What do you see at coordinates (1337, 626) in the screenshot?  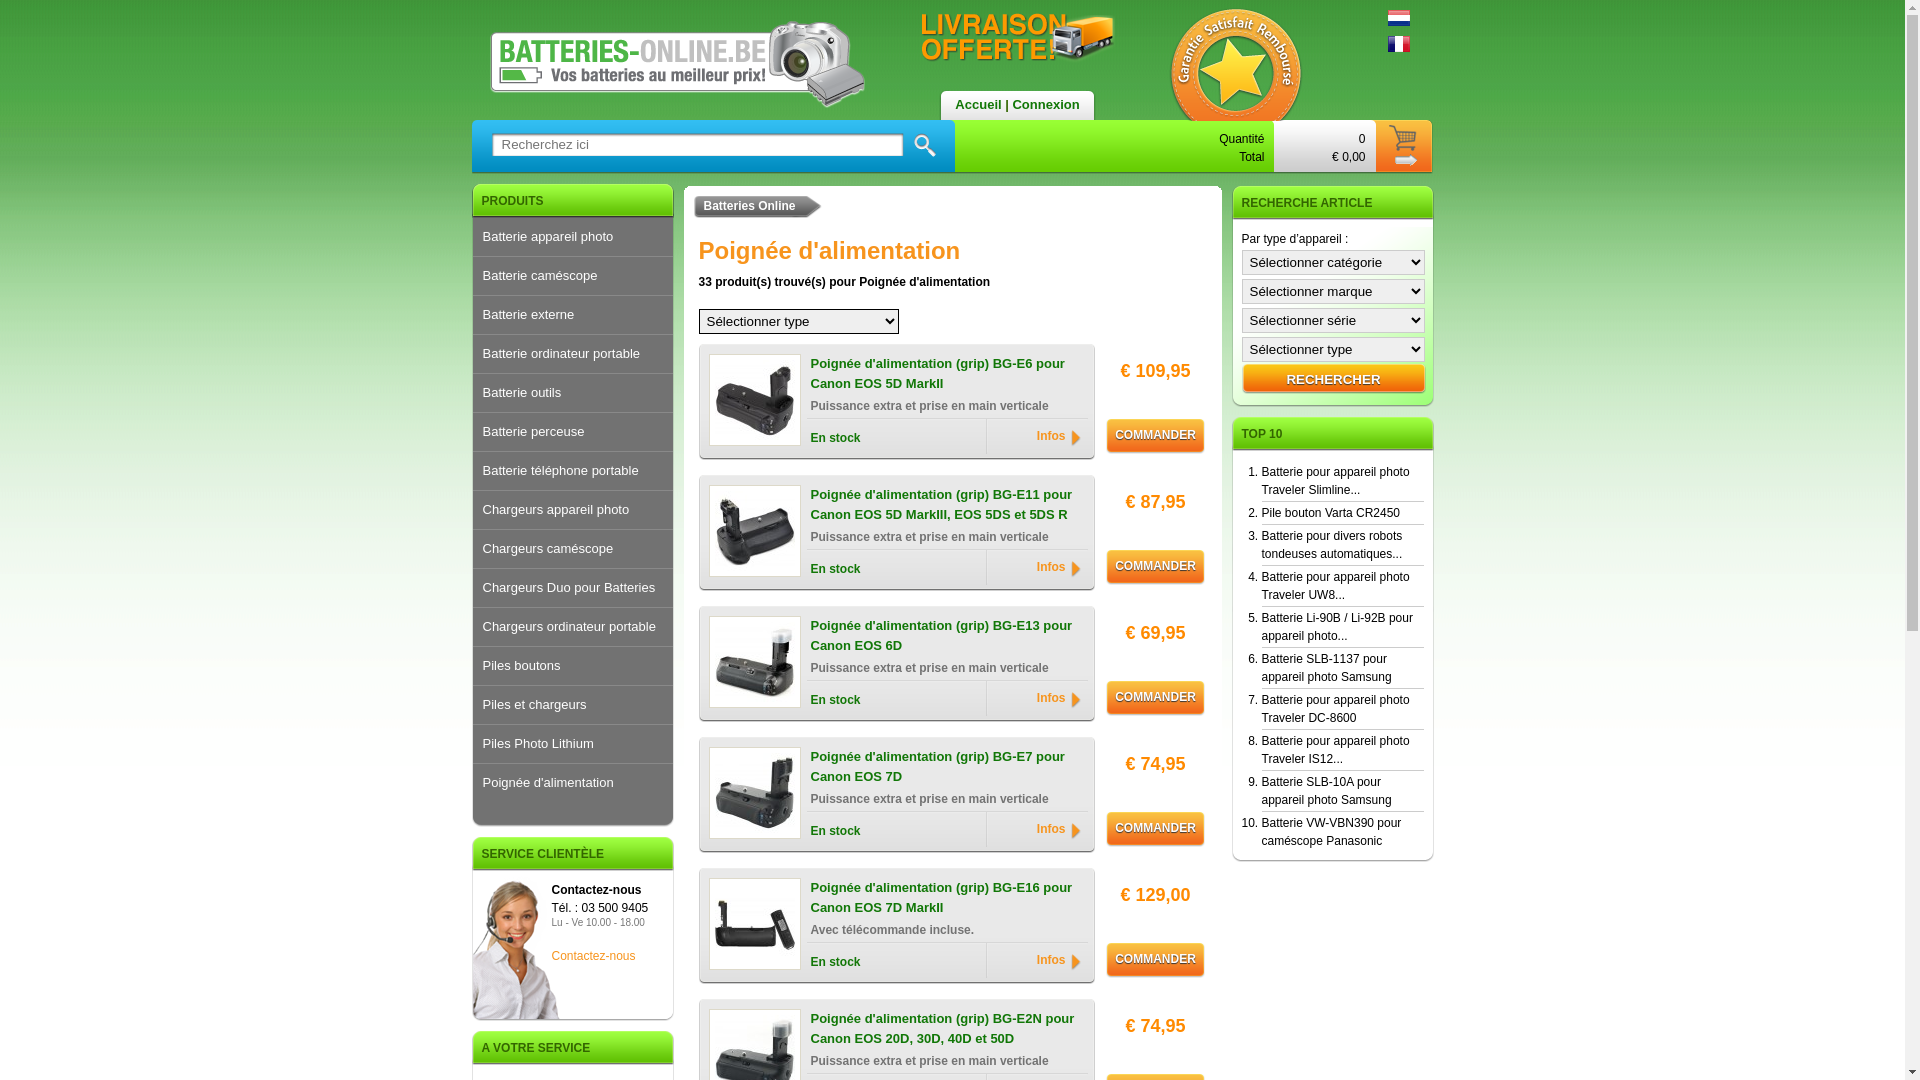 I see `'Batterie Li-90B / Li-92B pour appareil photo...'` at bounding box center [1337, 626].